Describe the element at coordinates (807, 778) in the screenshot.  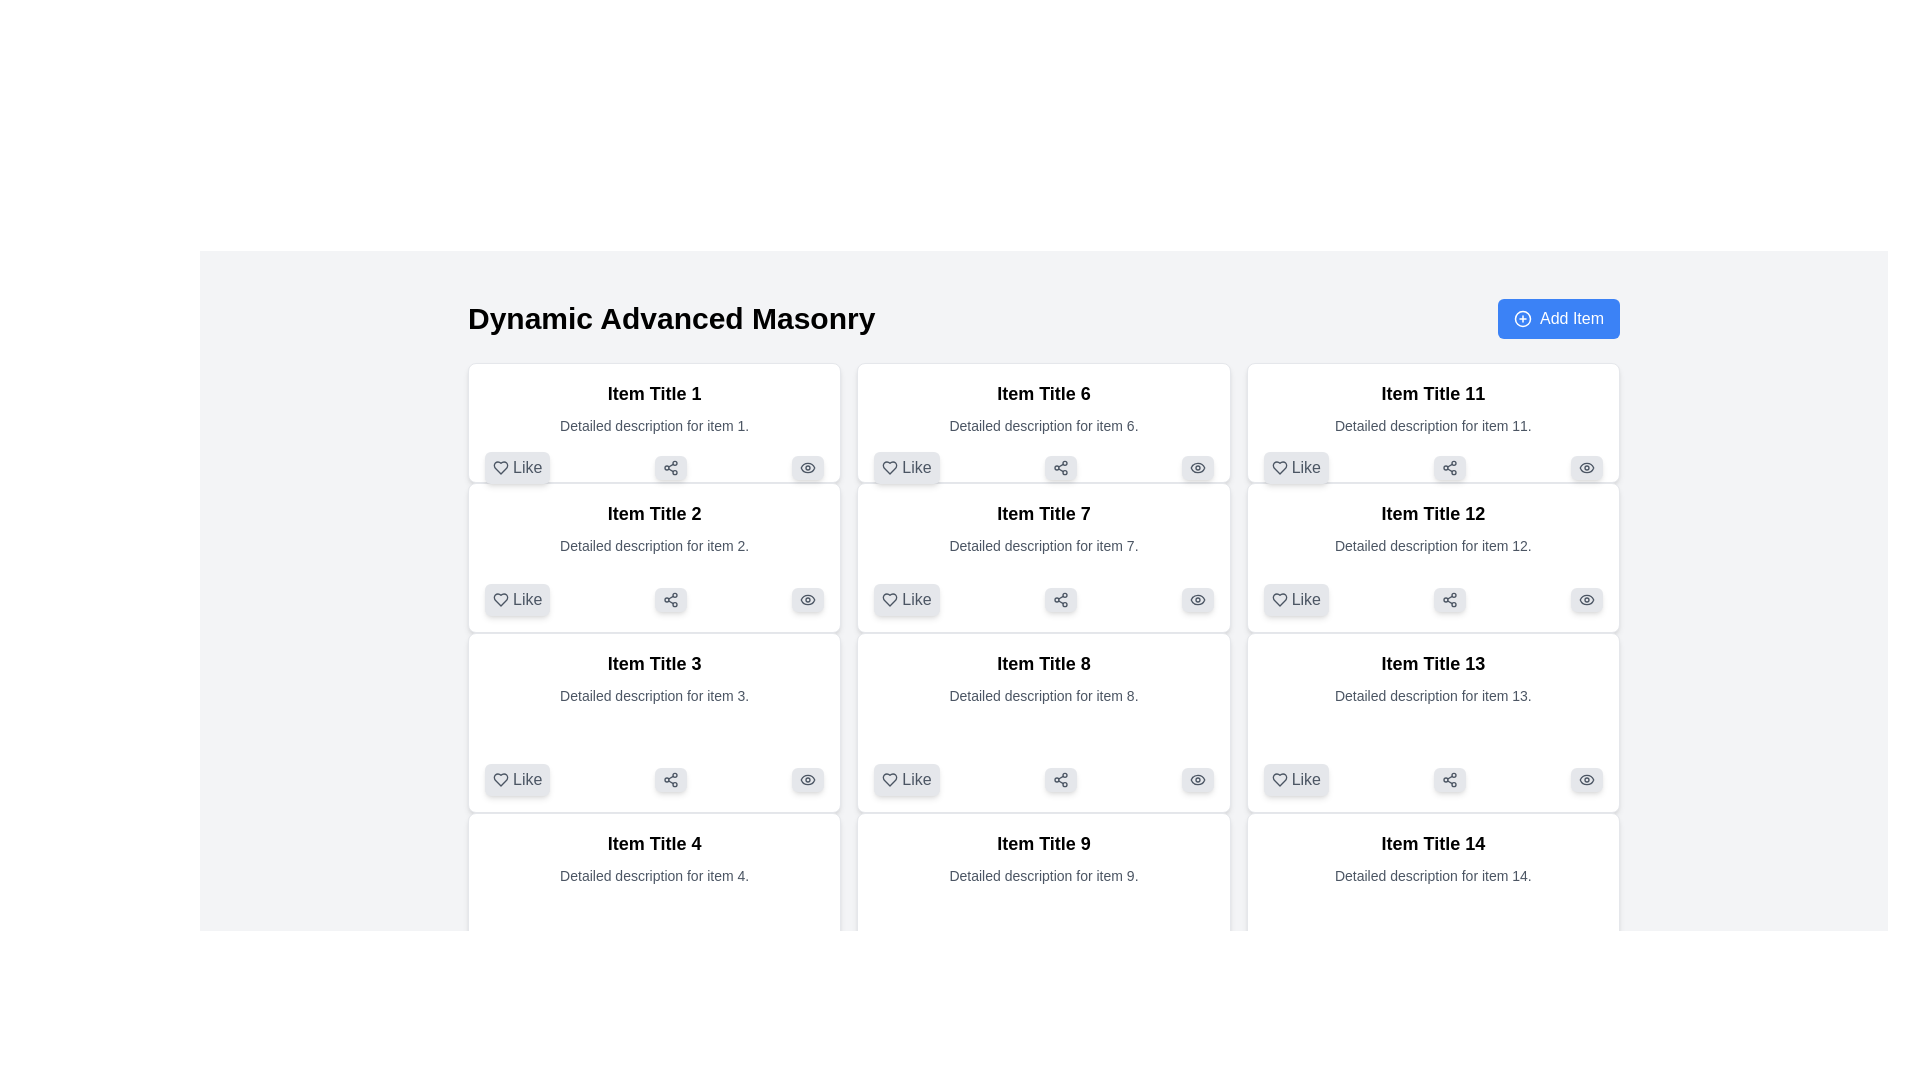
I see `the view icon located at the bottom-right corner of the 'Item Title 3' card, next to the 'Like' button and 'Share' button` at that location.